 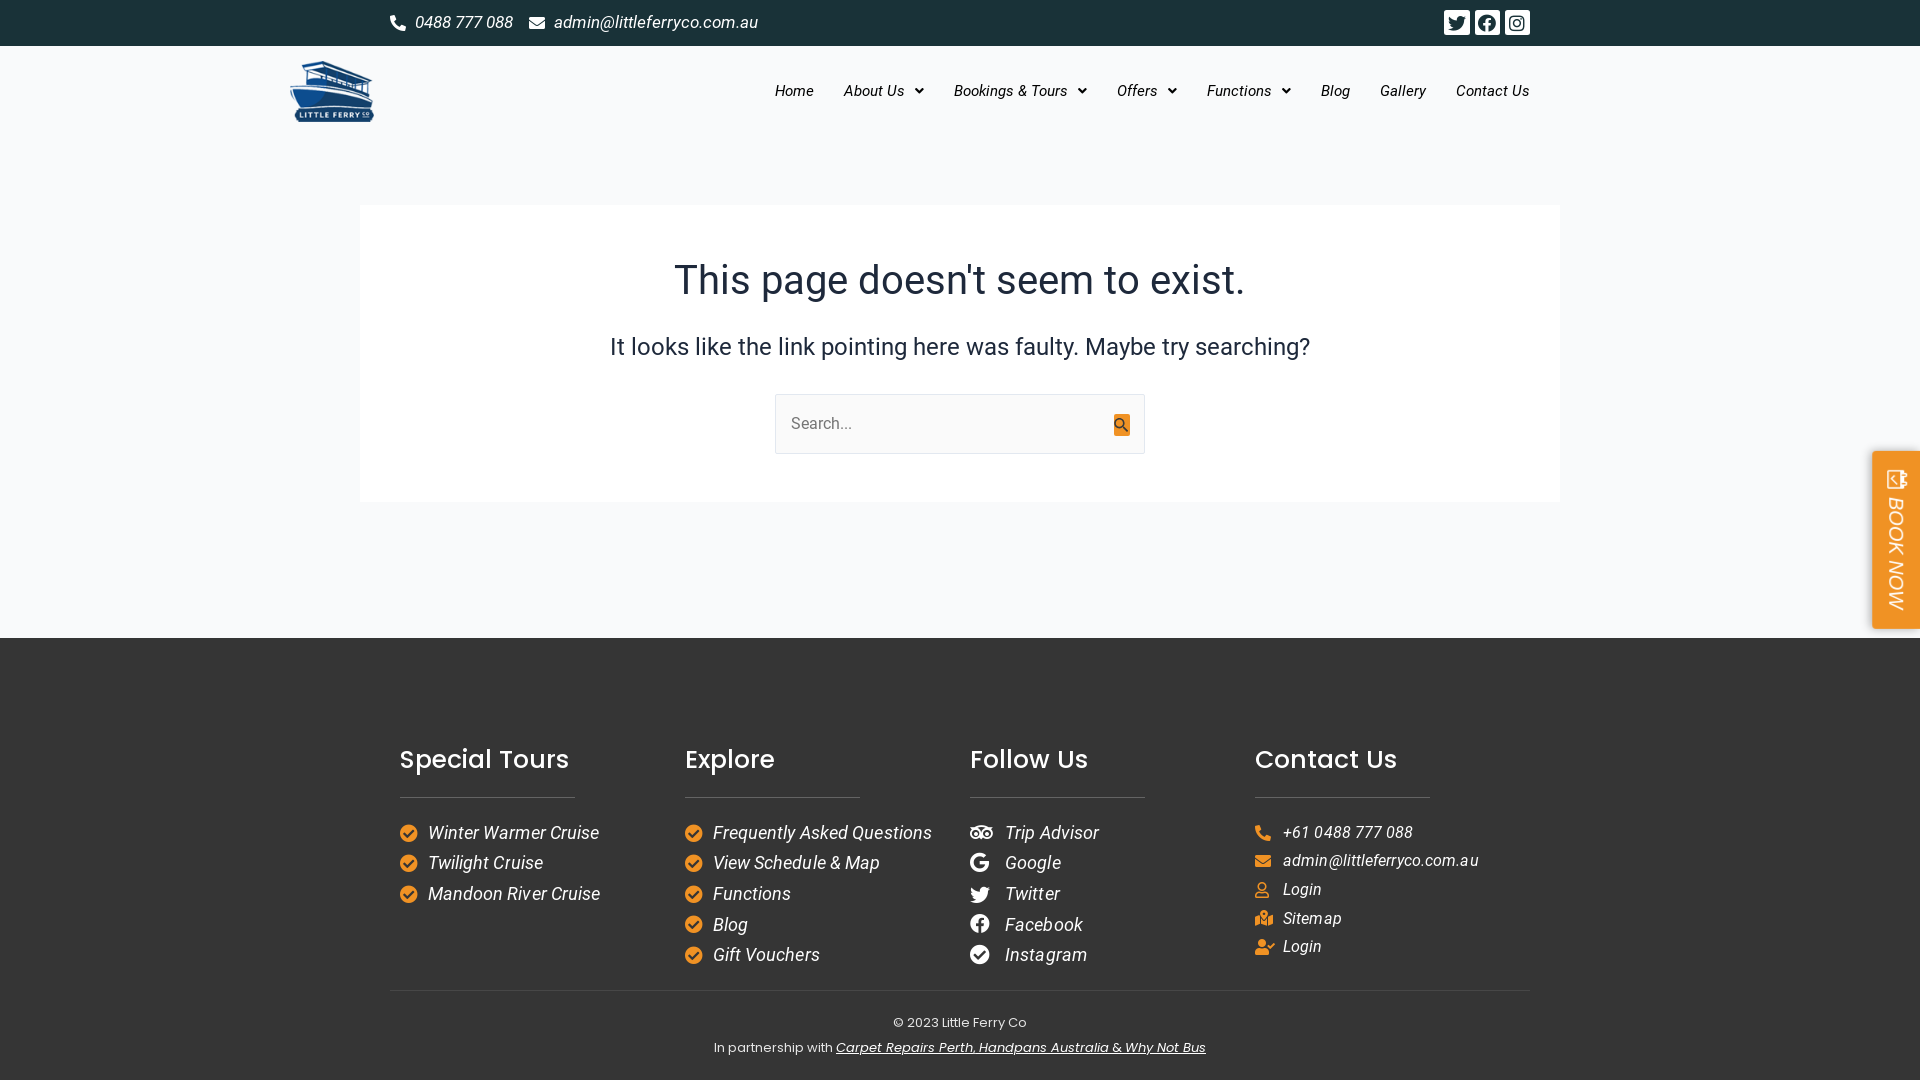 I want to click on 'Instagram', so click(x=1101, y=954).